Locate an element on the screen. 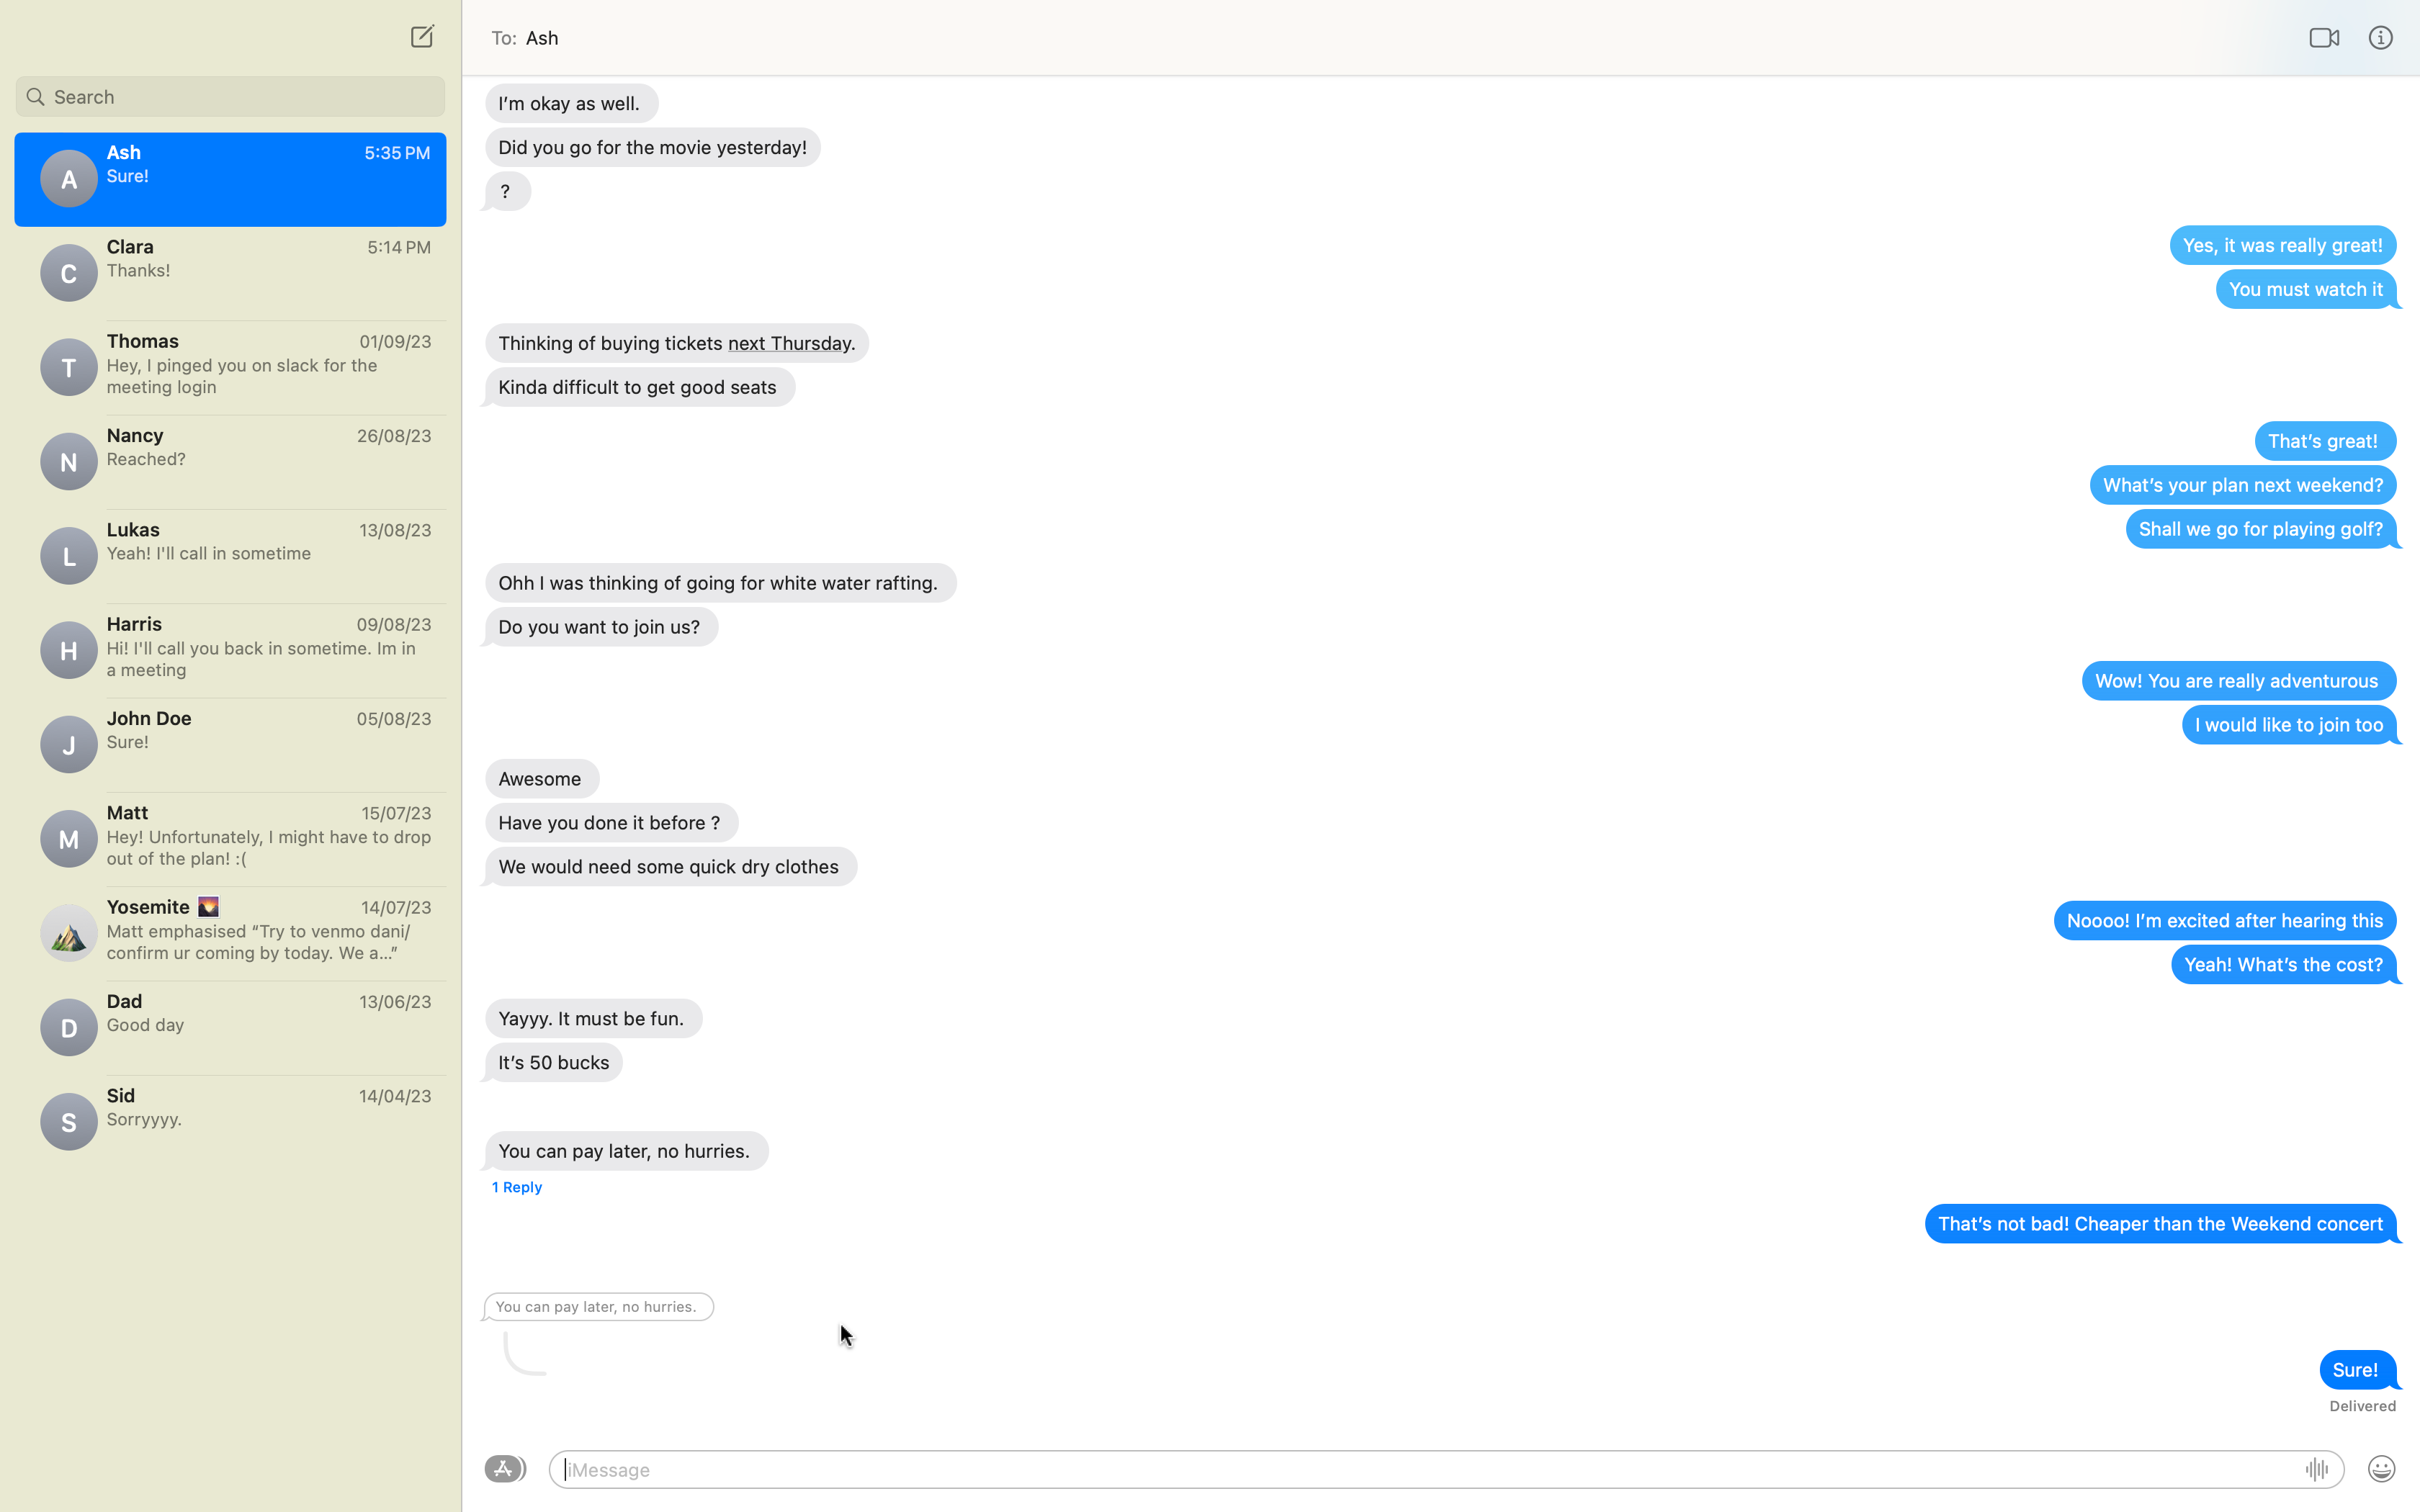  Send message to Ash to say "Good Morning is located at coordinates (1425, 1469).